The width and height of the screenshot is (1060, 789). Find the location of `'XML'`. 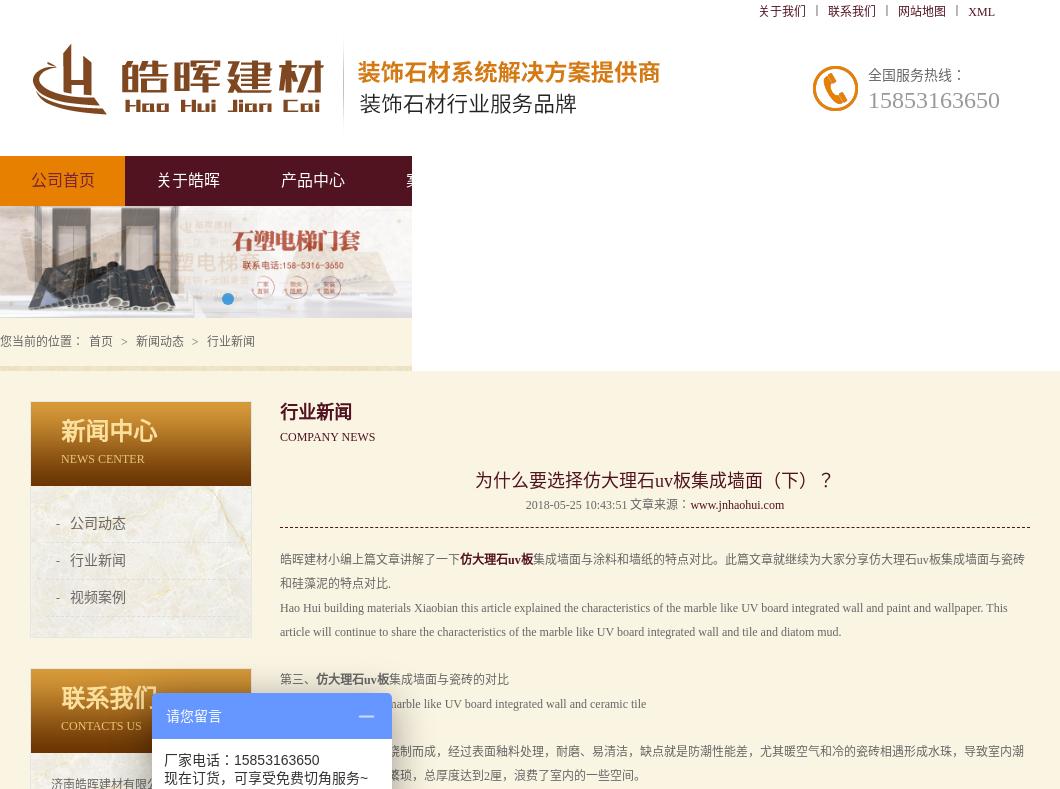

'XML' is located at coordinates (980, 10).